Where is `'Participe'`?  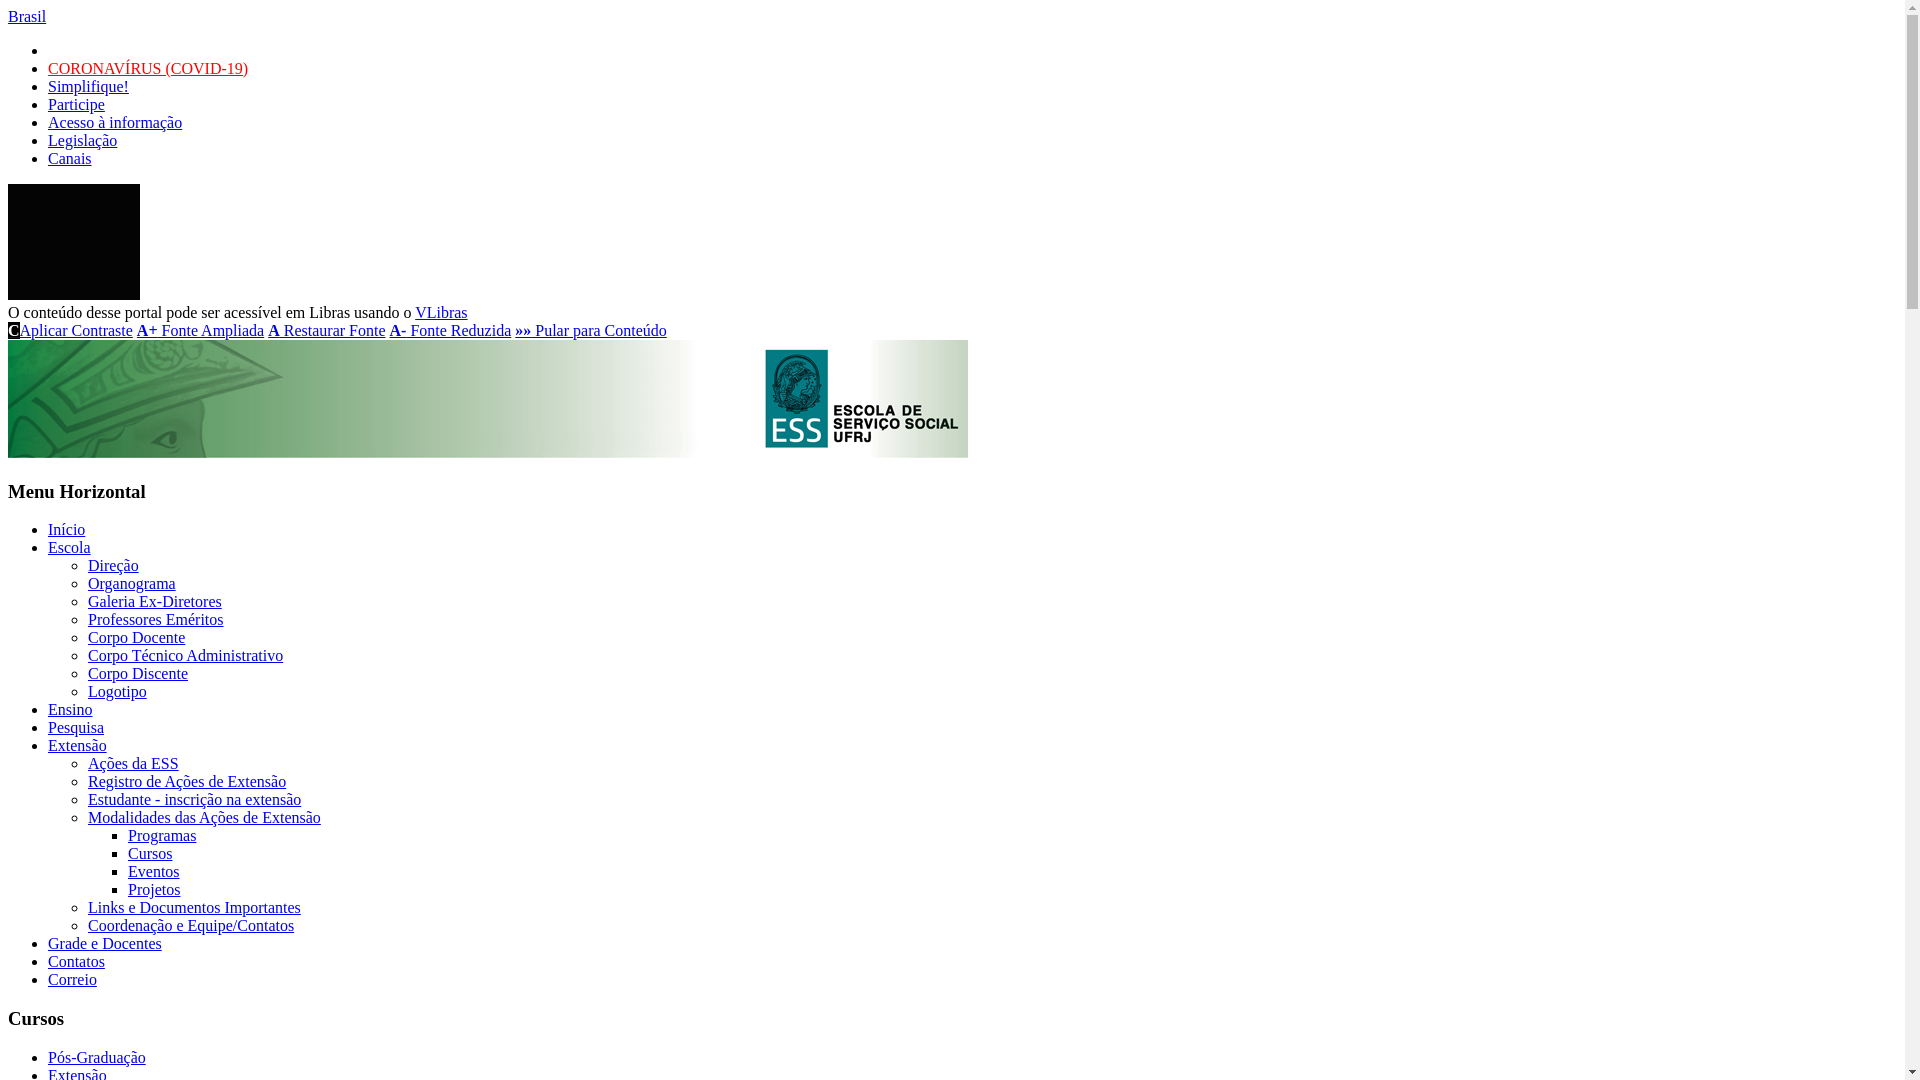 'Participe' is located at coordinates (76, 104).